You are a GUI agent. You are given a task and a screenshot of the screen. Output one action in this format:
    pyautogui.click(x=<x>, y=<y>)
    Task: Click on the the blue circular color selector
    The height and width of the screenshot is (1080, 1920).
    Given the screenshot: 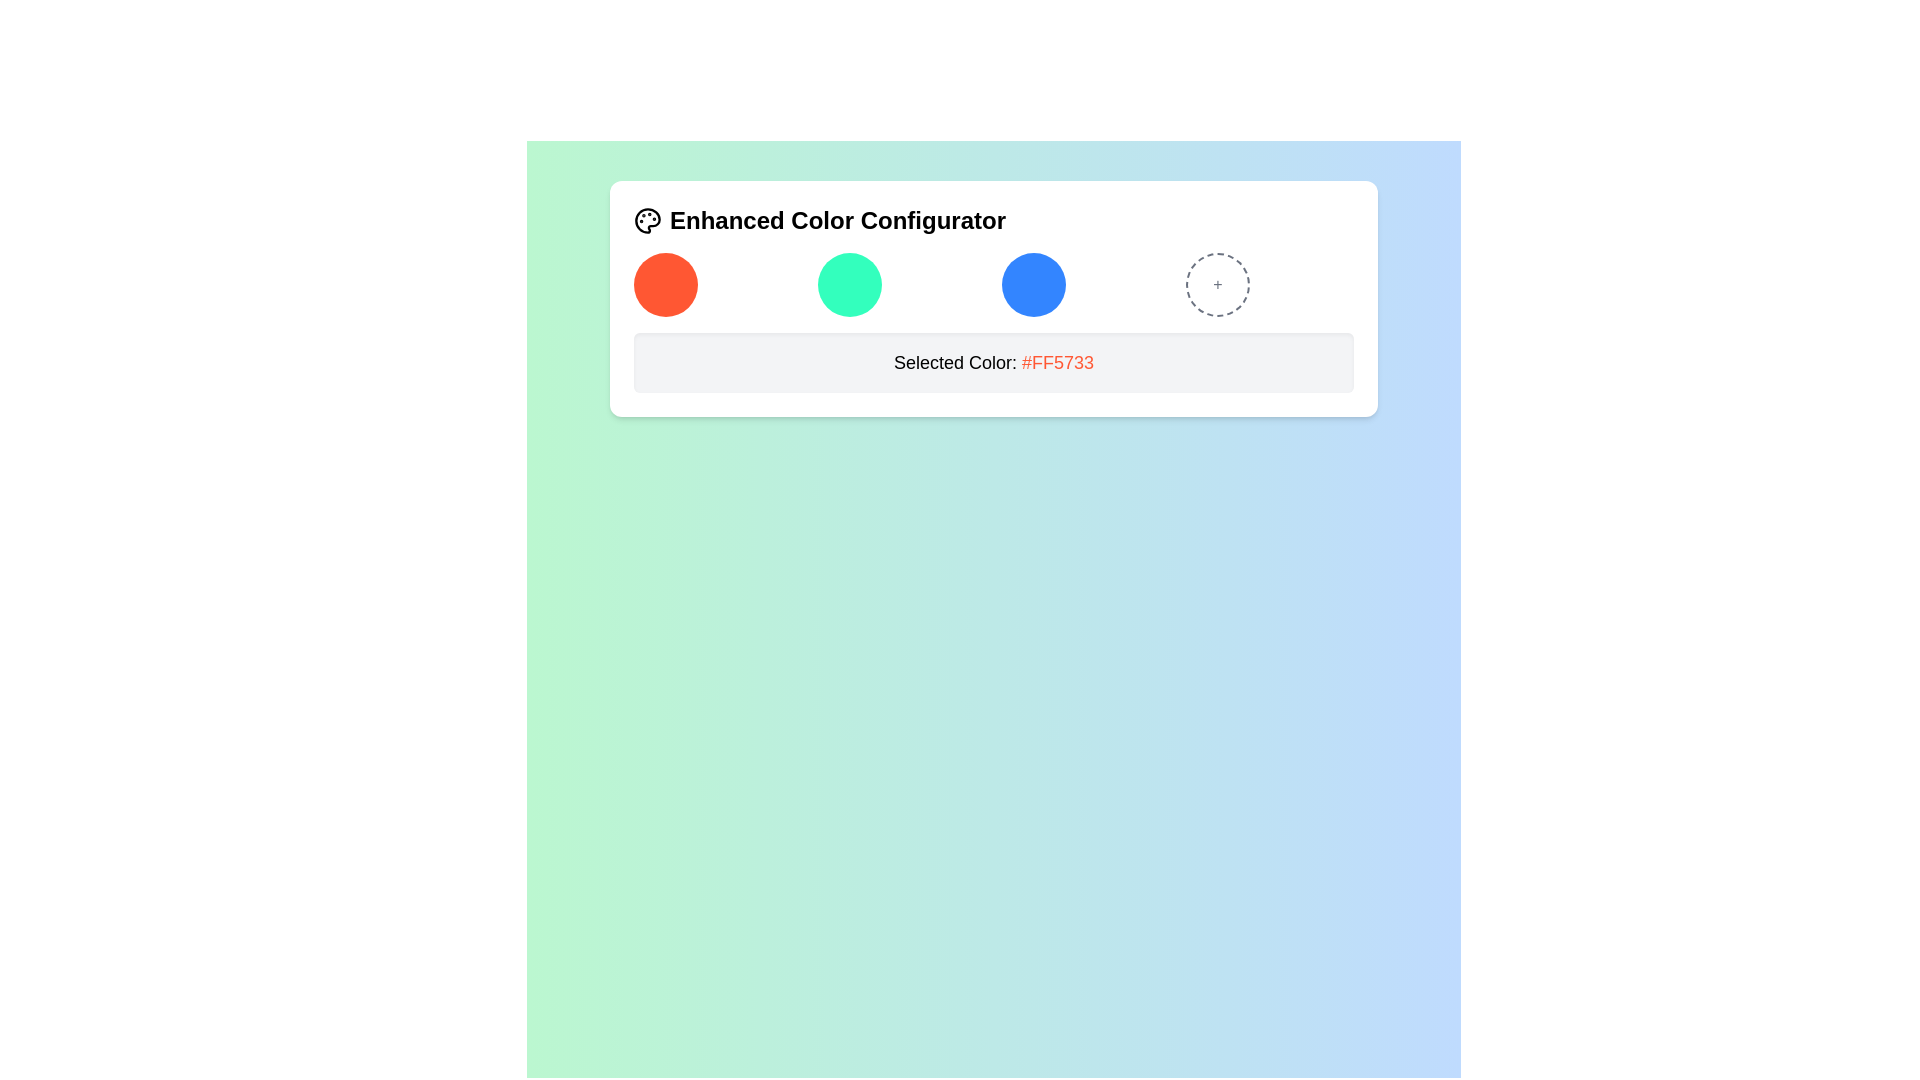 What is the action you would take?
    pyautogui.click(x=1084, y=285)
    